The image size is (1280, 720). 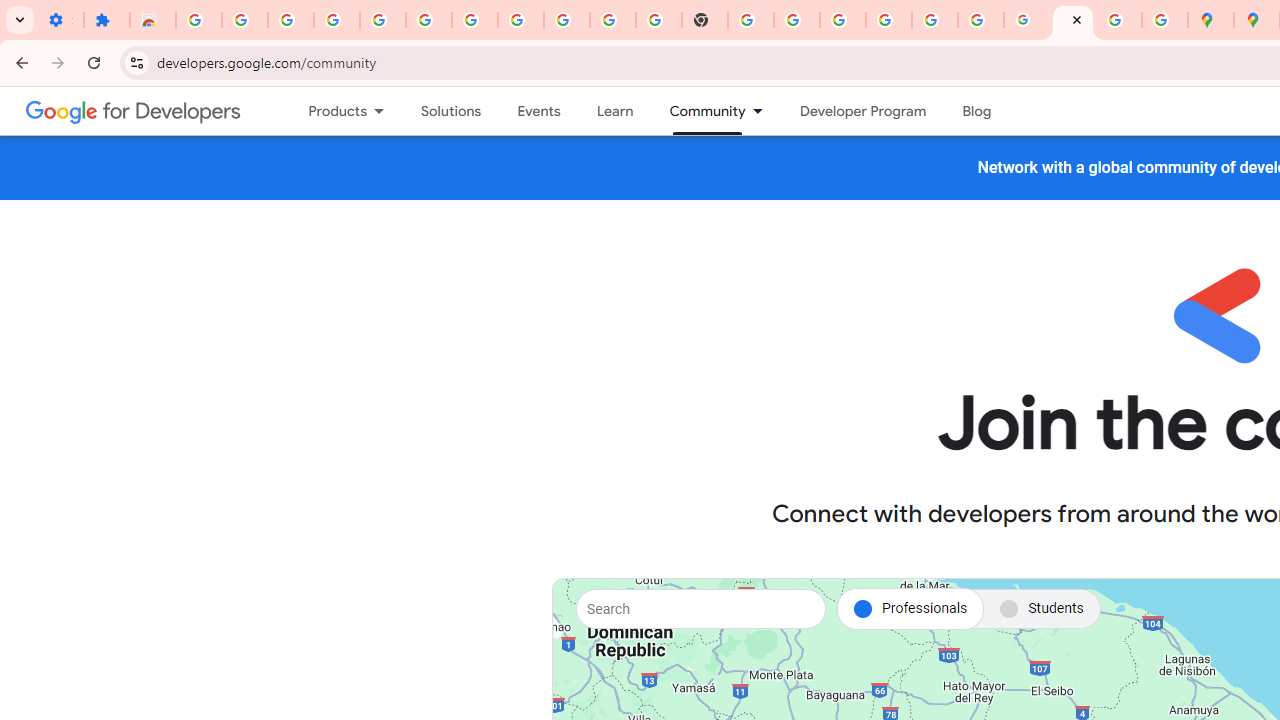 What do you see at coordinates (60, 20) in the screenshot?
I see `'Settings - On startup'` at bounding box center [60, 20].